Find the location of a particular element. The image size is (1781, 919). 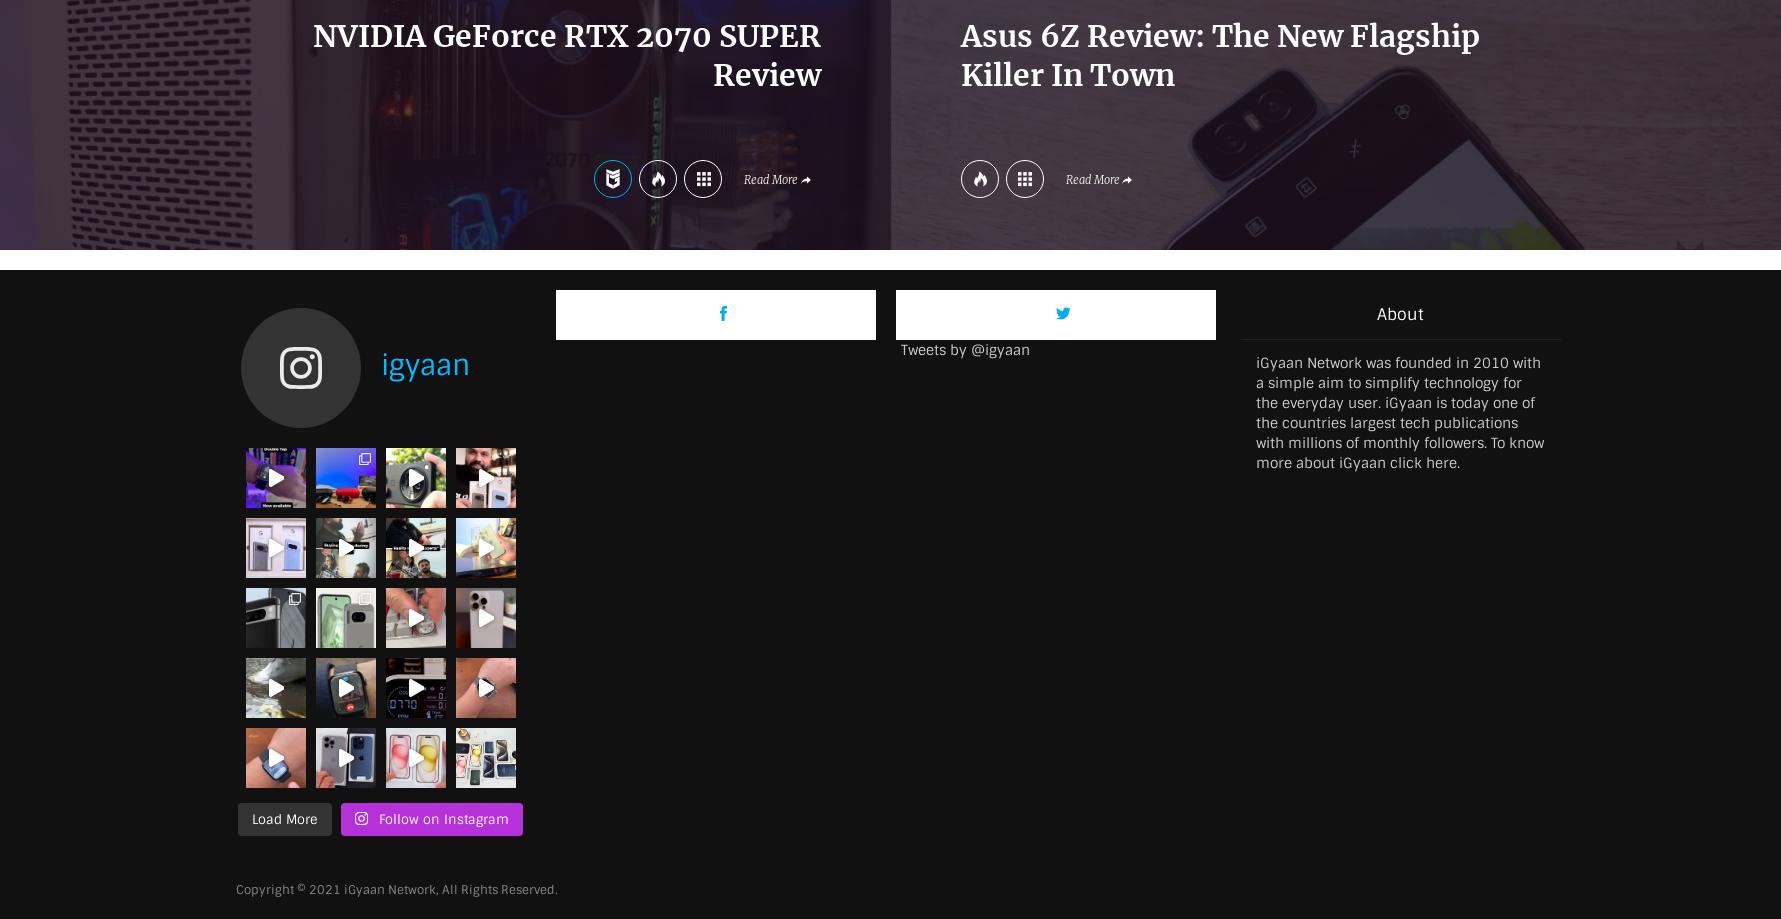

'iGyaan Network was founded in 2010 with a simple aim to simplify technology for the everyday user. iGyaan is today one of the countries largest tech publications with millions of monthly followers. To know more about iGyaan' is located at coordinates (1397, 411).